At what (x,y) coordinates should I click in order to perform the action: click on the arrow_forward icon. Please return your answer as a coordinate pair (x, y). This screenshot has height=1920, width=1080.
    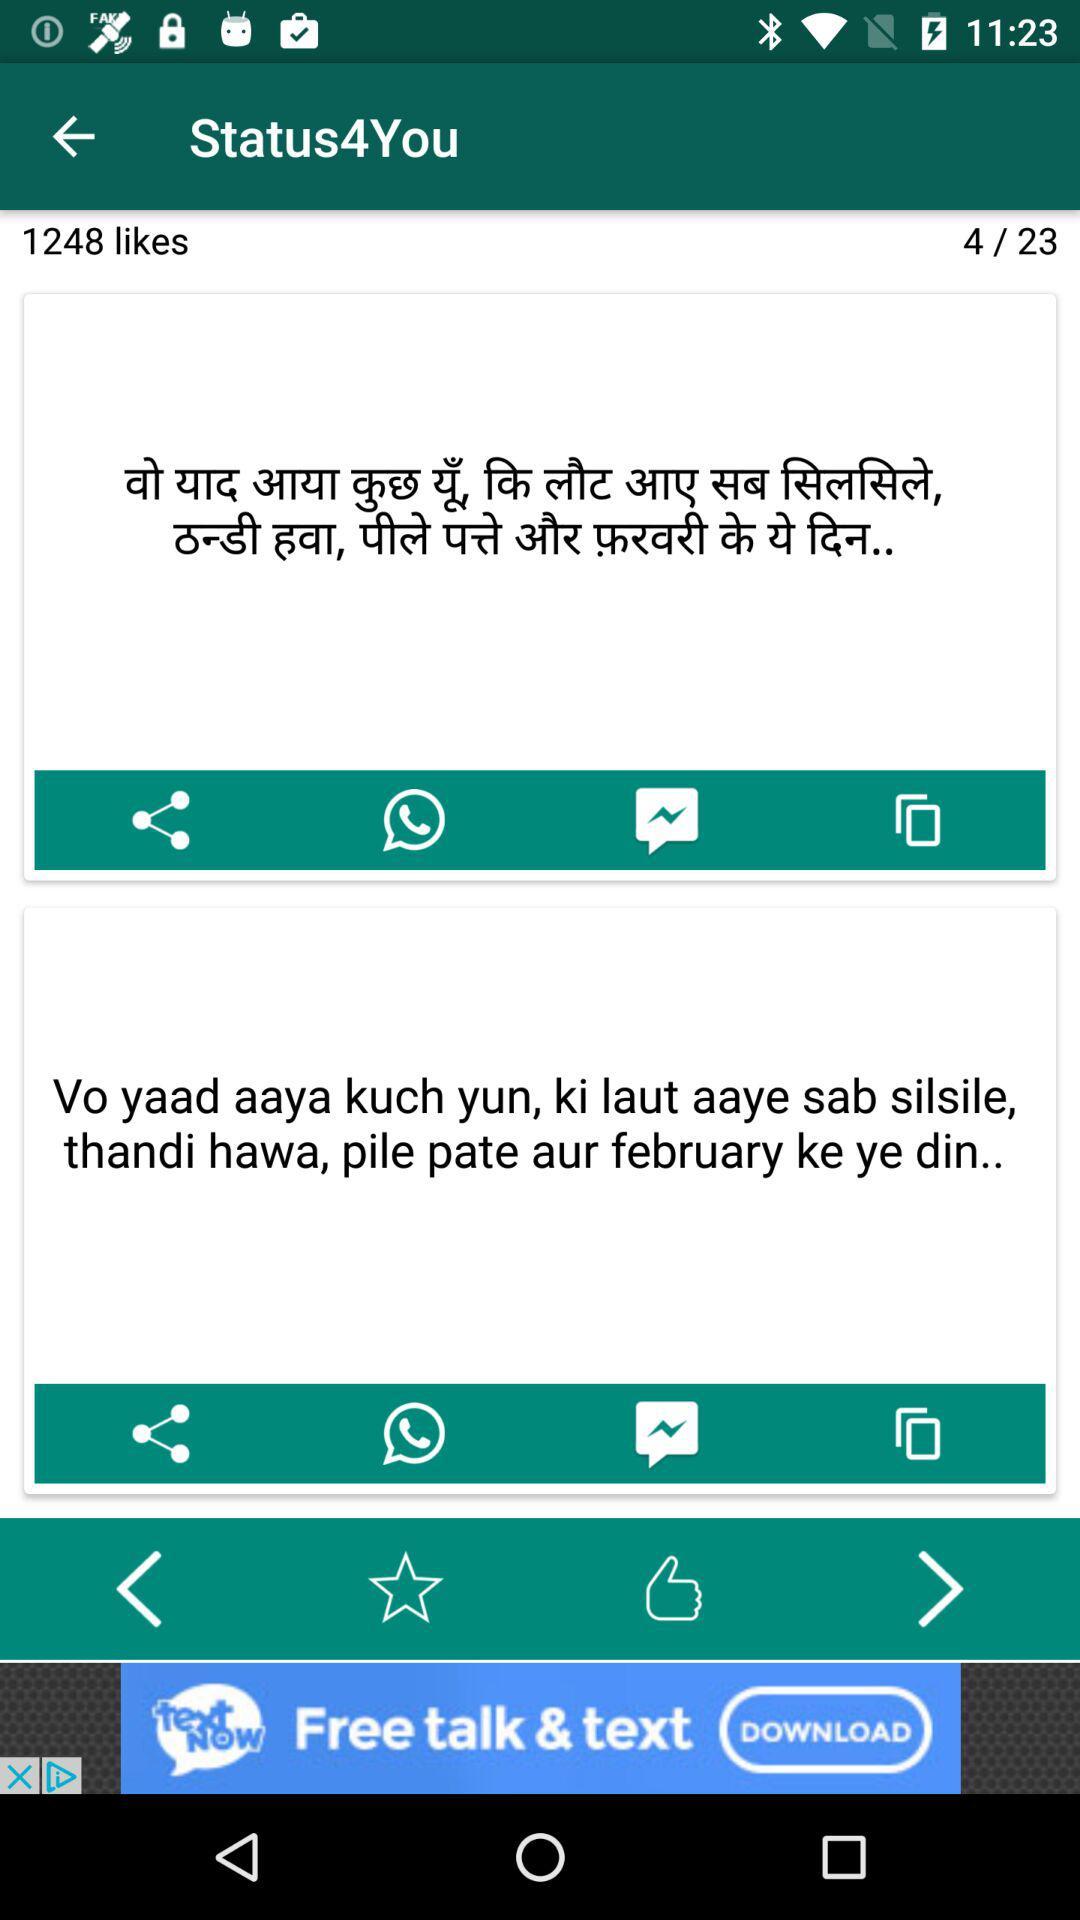
    Looking at the image, I should click on (940, 1587).